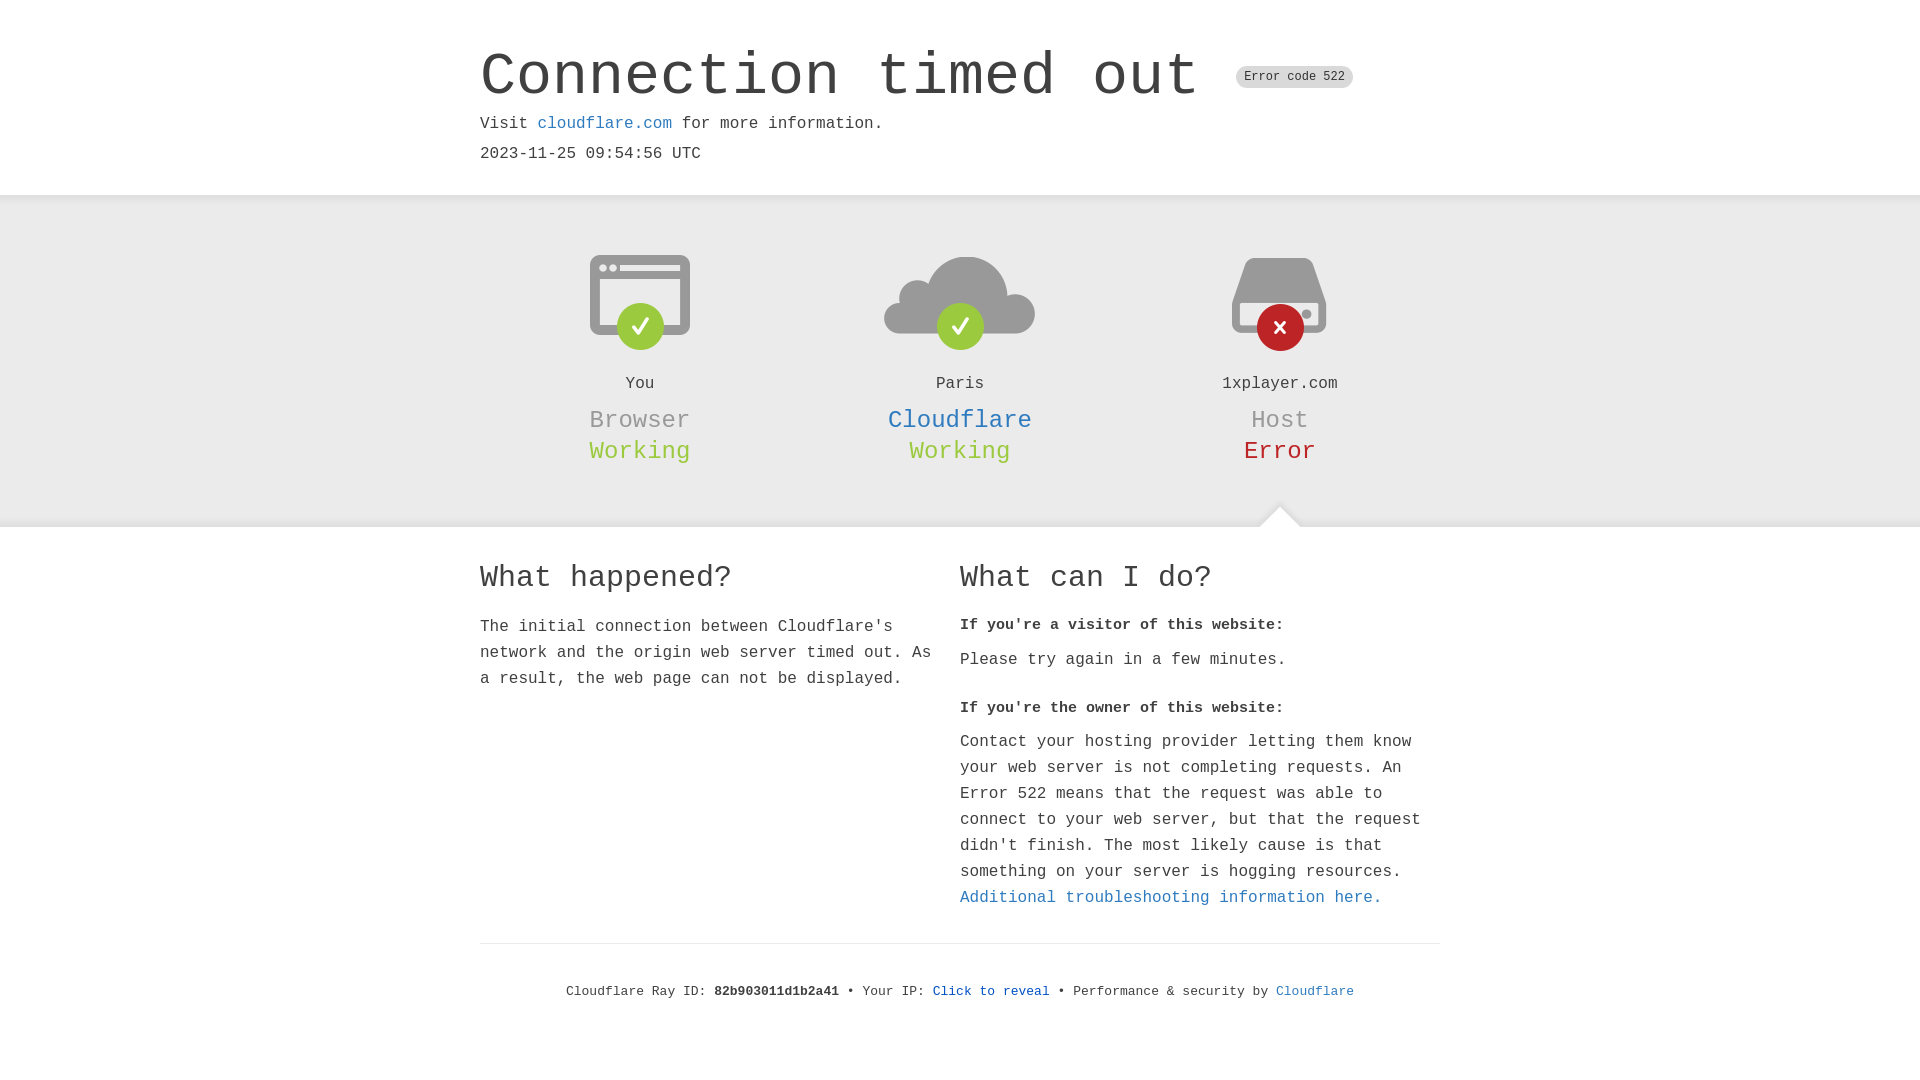 The height and width of the screenshot is (1080, 1920). Describe the element at coordinates (603, 123) in the screenshot. I see `'cloudflare.com'` at that location.